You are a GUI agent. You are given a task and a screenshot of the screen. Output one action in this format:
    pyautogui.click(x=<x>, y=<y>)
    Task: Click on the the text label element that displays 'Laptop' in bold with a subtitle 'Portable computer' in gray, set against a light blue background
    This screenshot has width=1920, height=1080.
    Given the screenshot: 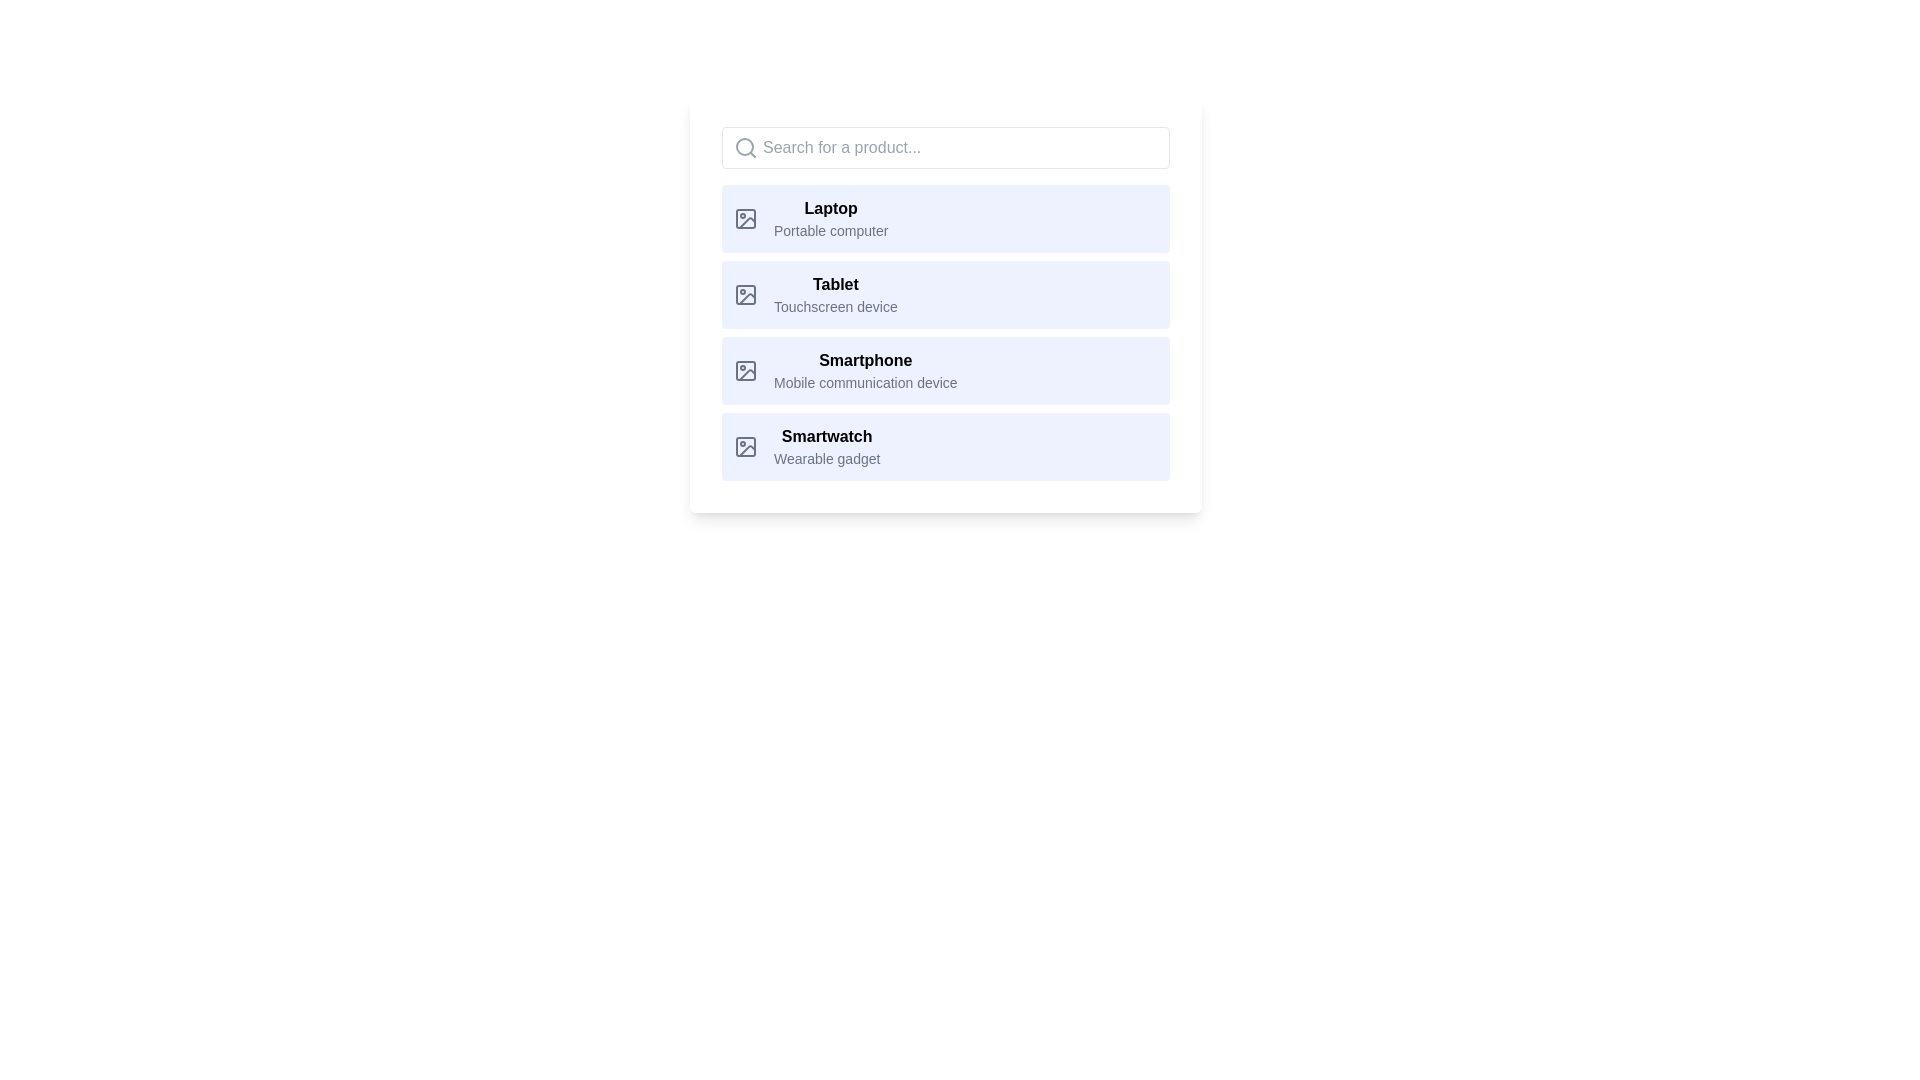 What is the action you would take?
    pyautogui.click(x=831, y=219)
    